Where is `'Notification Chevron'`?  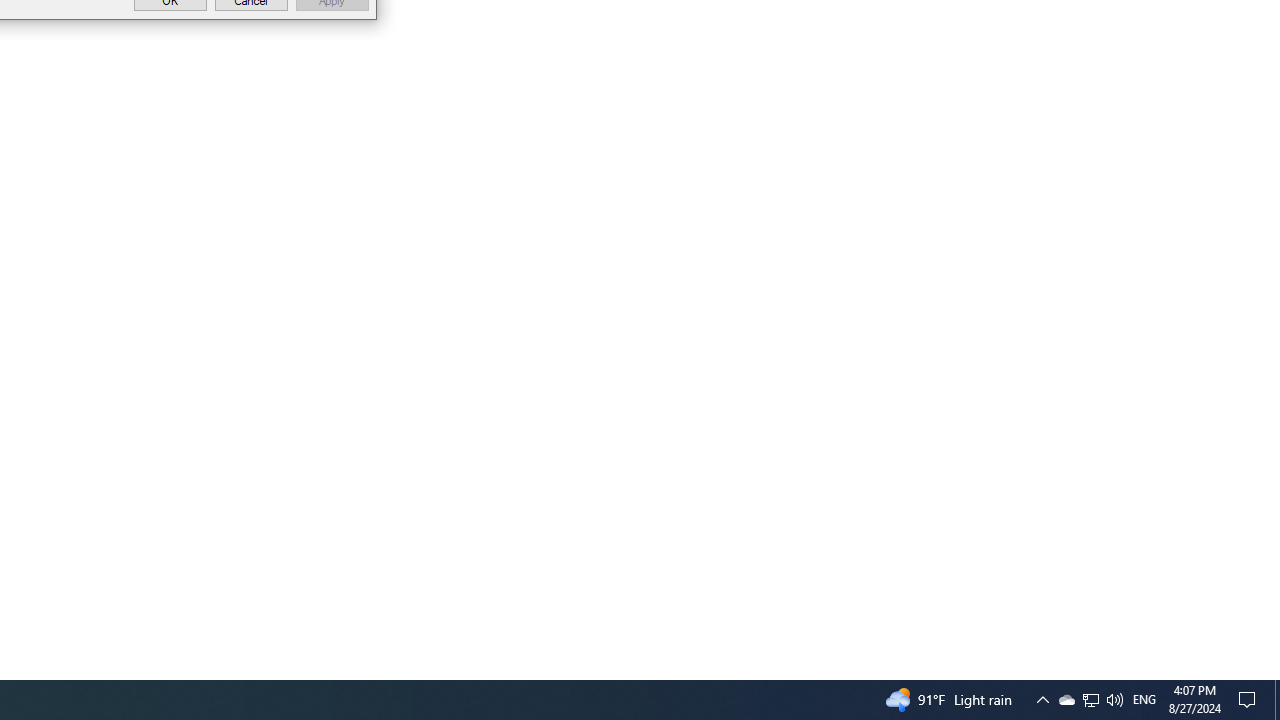
'Notification Chevron' is located at coordinates (1090, 698).